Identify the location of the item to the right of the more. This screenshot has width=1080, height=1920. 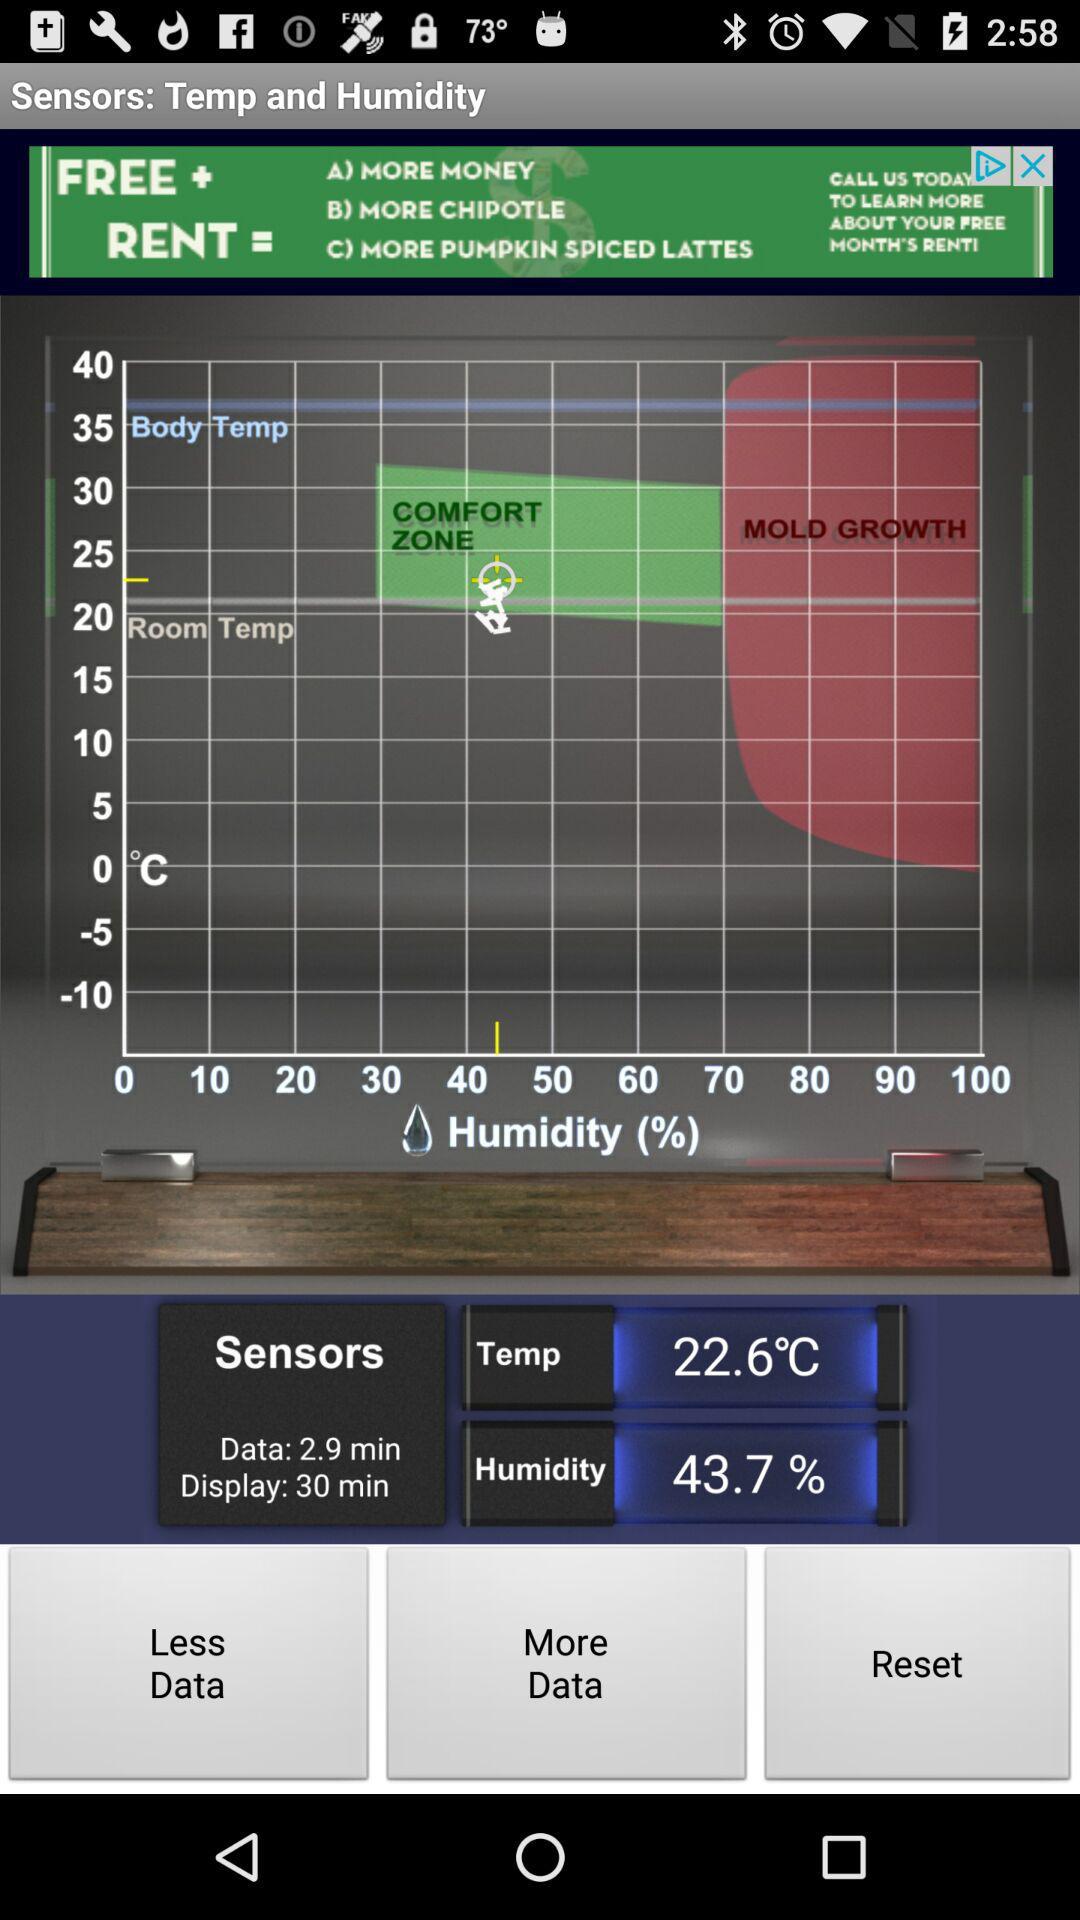
(918, 1669).